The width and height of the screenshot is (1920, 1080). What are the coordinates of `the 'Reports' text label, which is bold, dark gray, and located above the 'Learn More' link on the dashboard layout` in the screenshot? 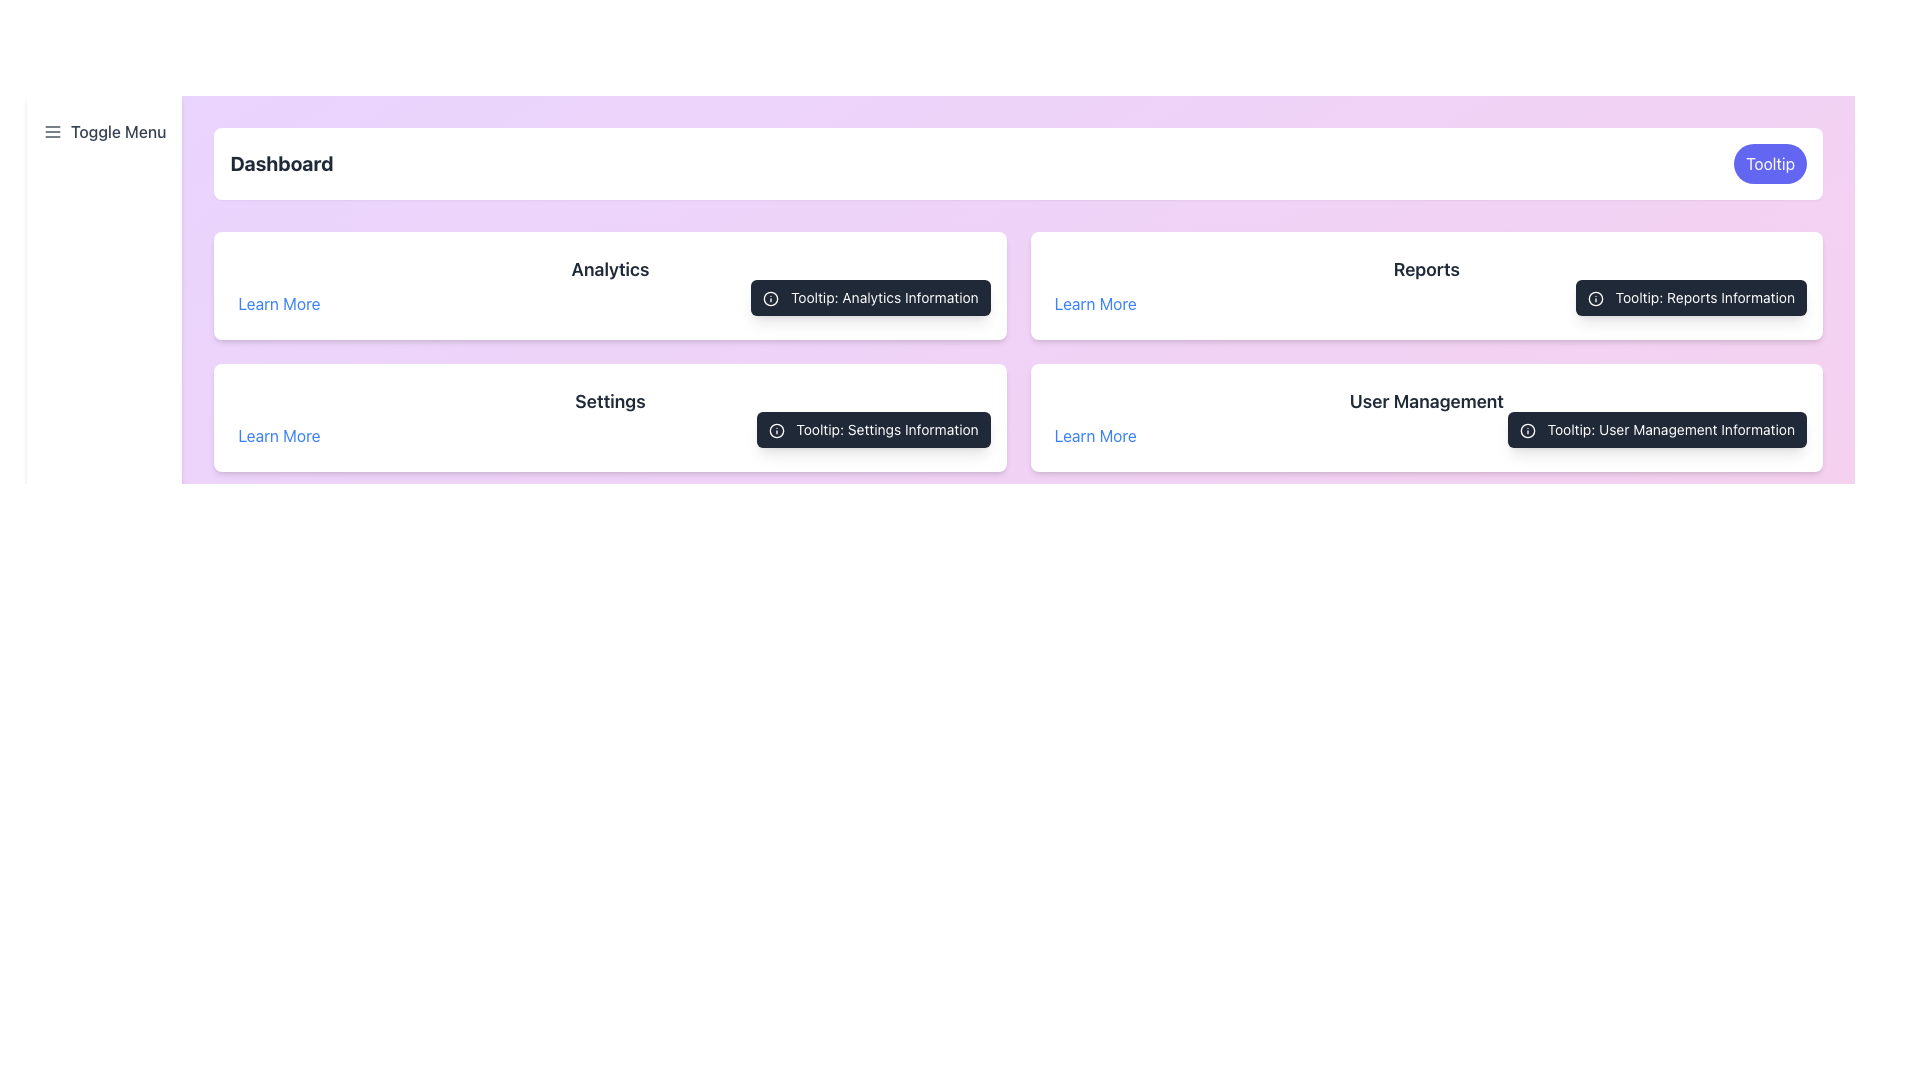 It's located at (1425, 270).